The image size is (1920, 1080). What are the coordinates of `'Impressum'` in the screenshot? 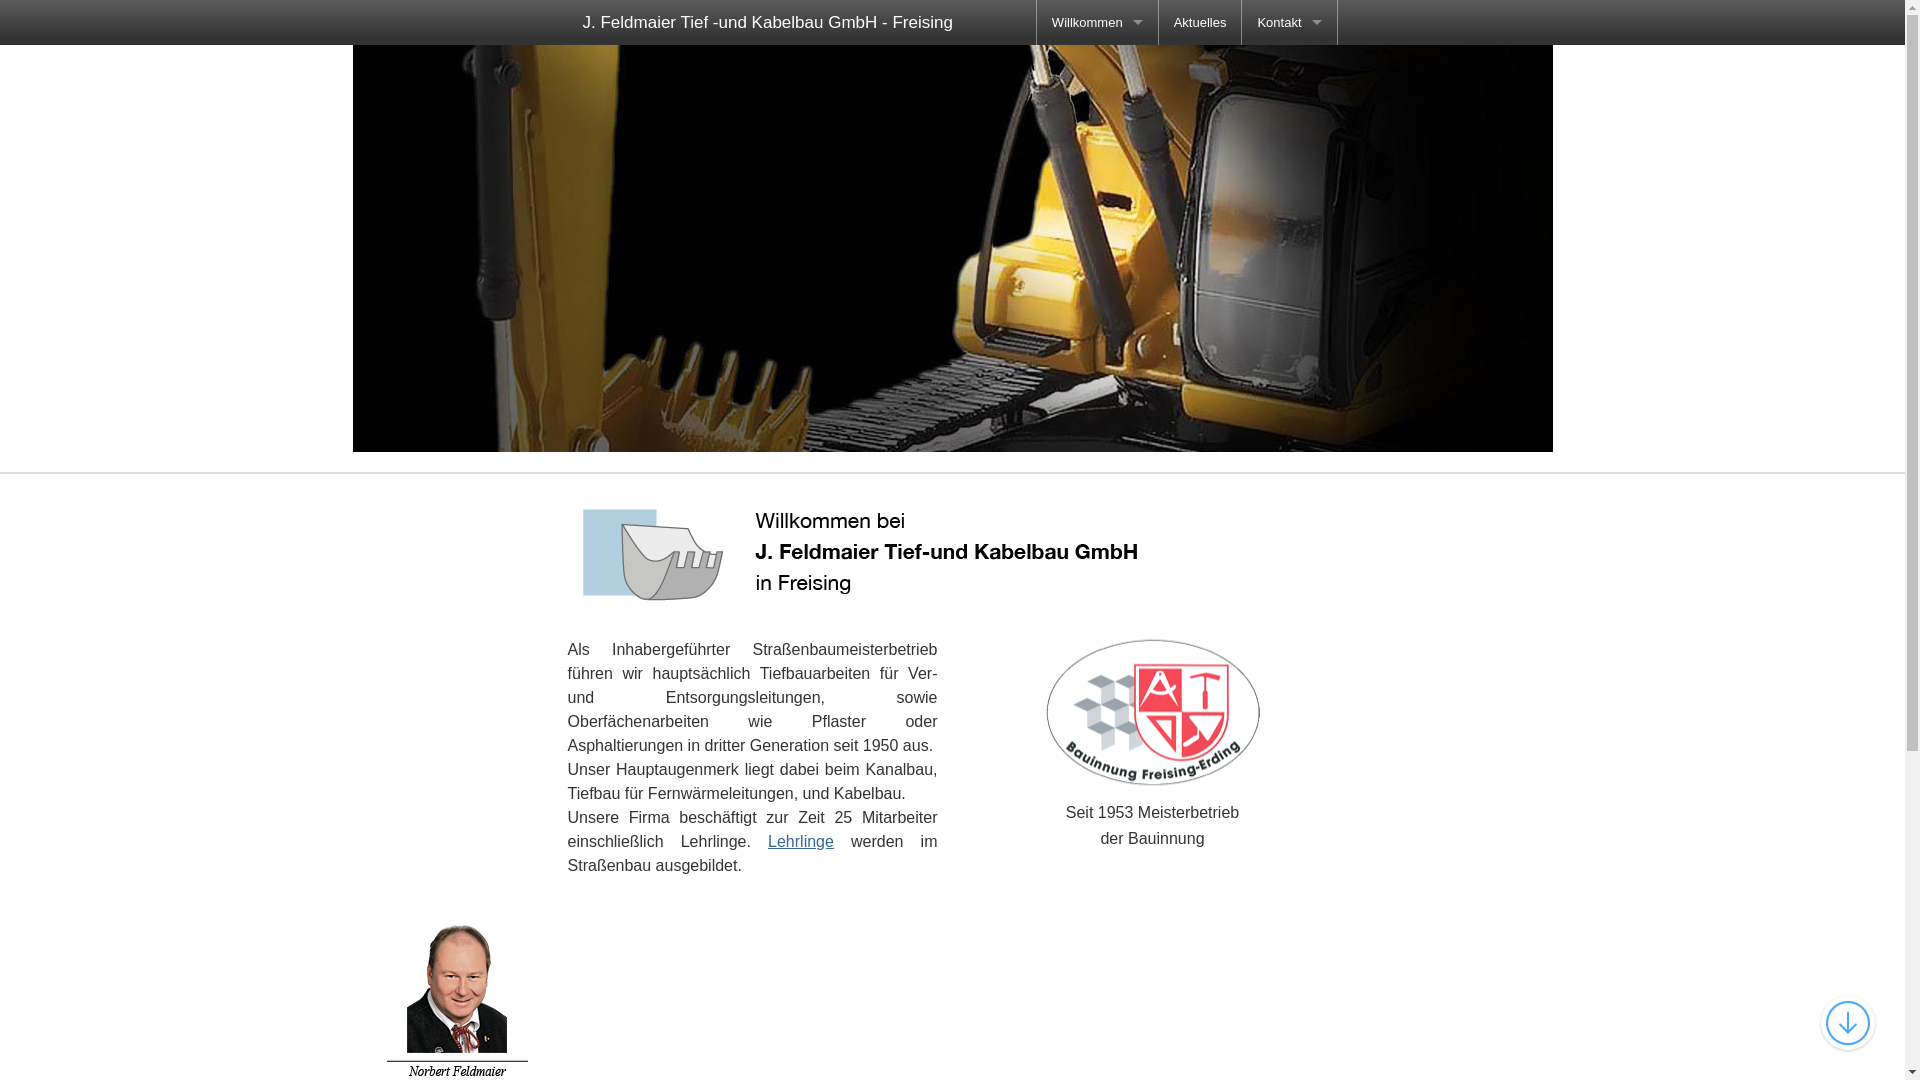 It's located at (1096, 202).